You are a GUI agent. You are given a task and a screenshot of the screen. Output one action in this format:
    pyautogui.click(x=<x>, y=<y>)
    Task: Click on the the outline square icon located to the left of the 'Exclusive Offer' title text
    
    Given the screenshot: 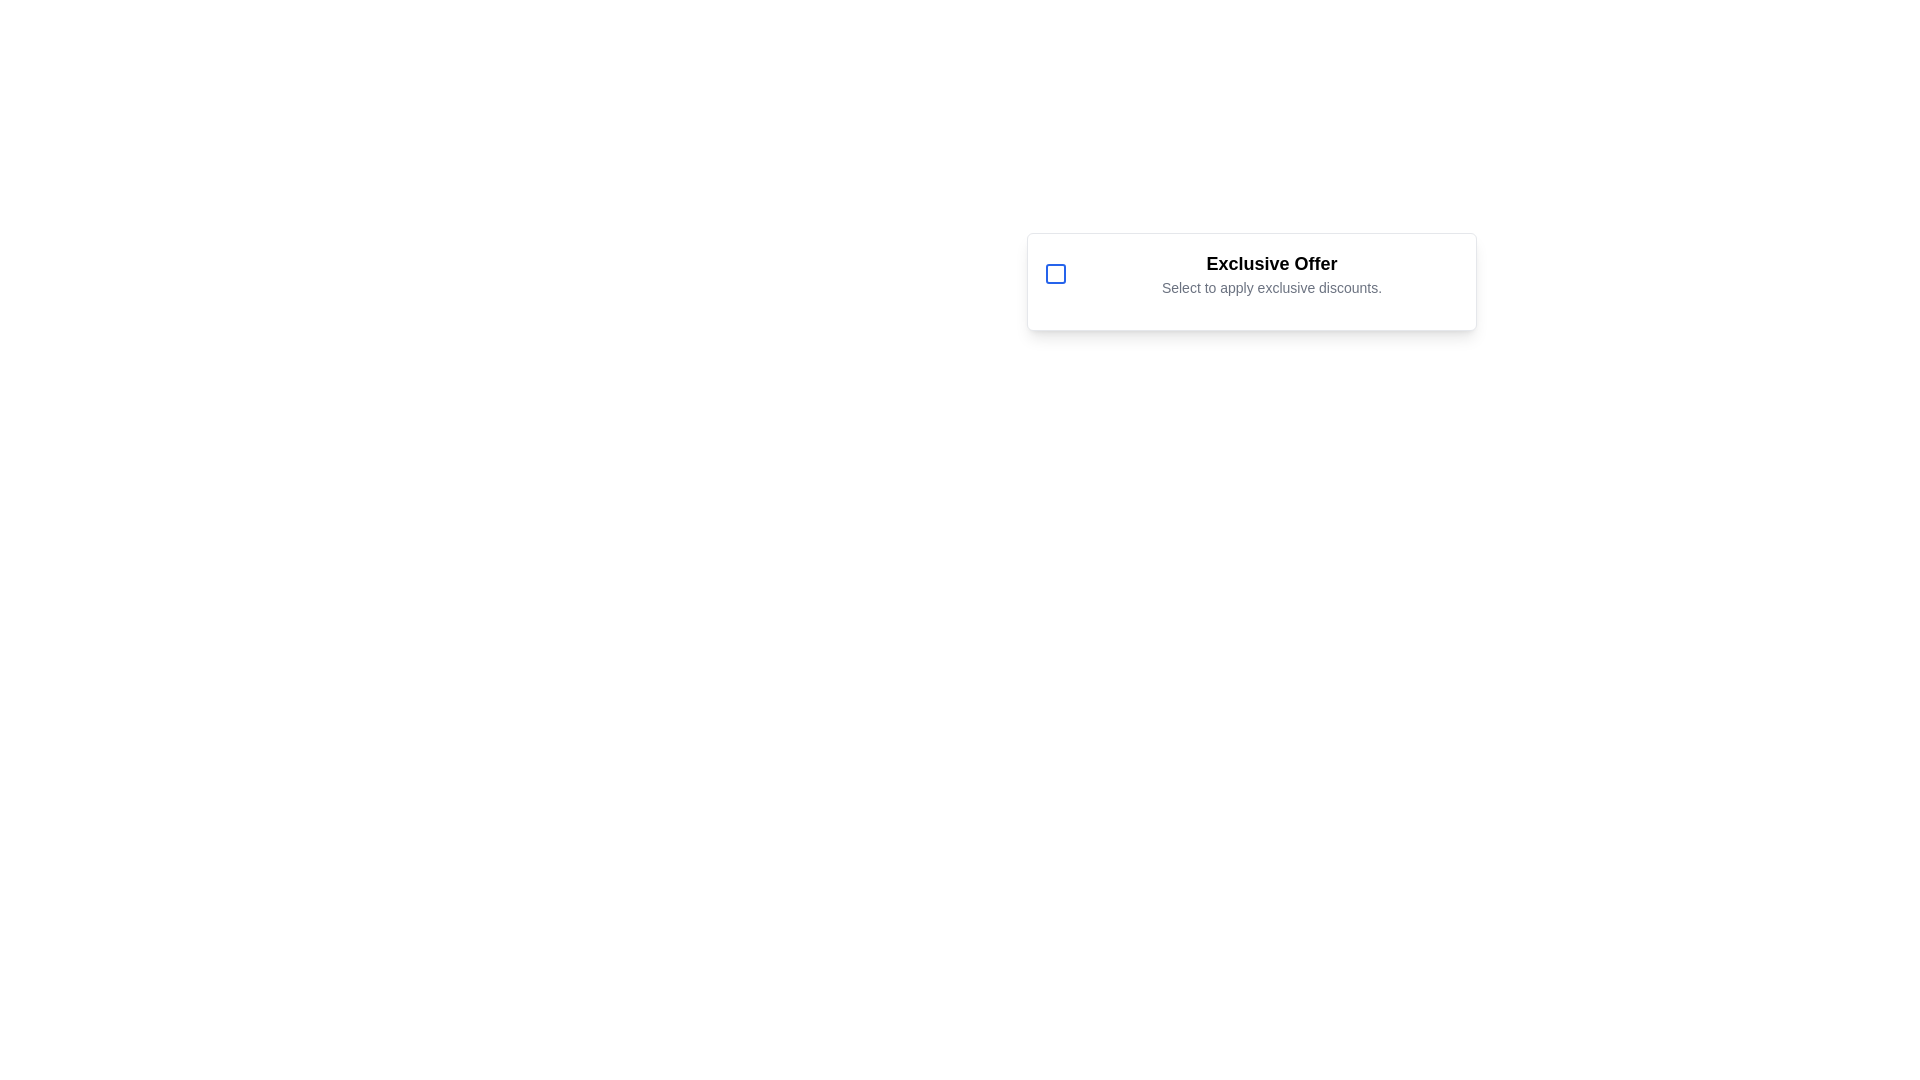 What is the action you would take?
    pyautogui.click(x=1055, y=273)
    